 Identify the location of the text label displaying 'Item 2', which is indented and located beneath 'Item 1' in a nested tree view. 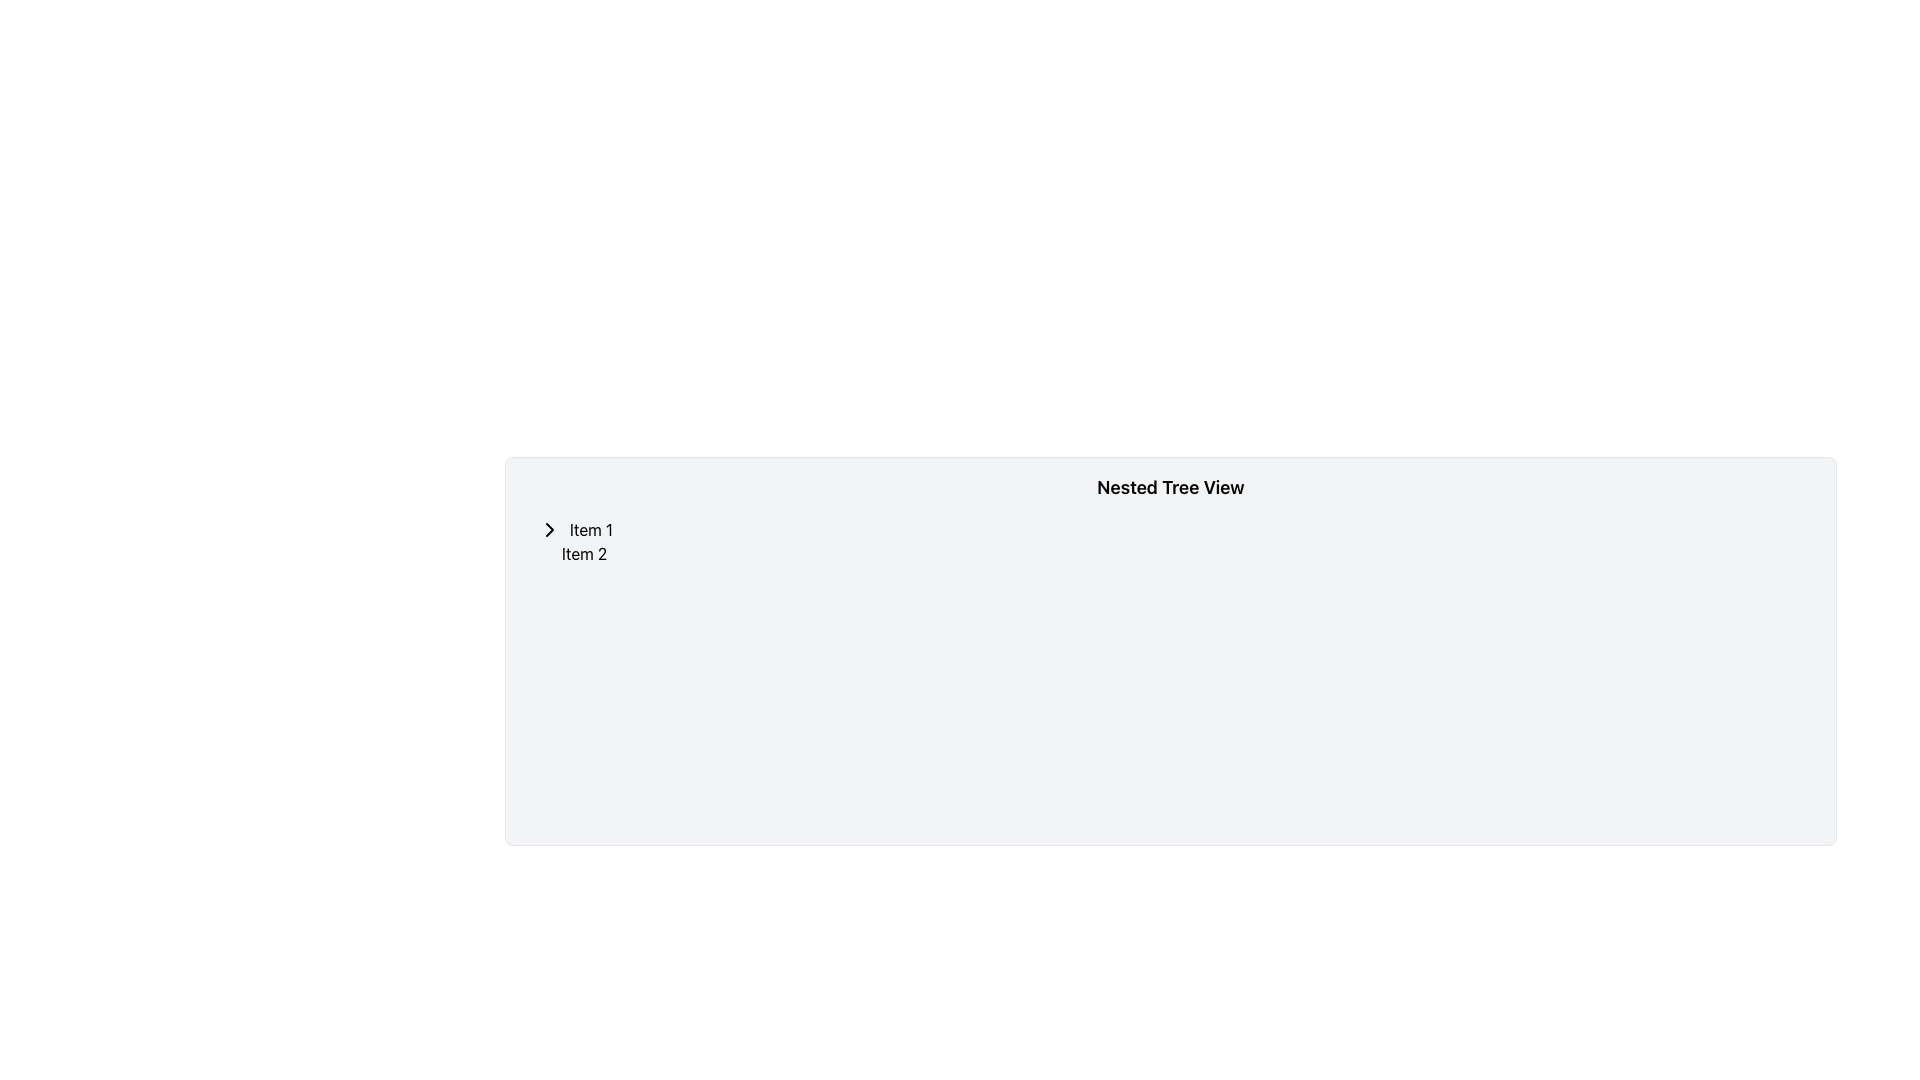
(583, 554).